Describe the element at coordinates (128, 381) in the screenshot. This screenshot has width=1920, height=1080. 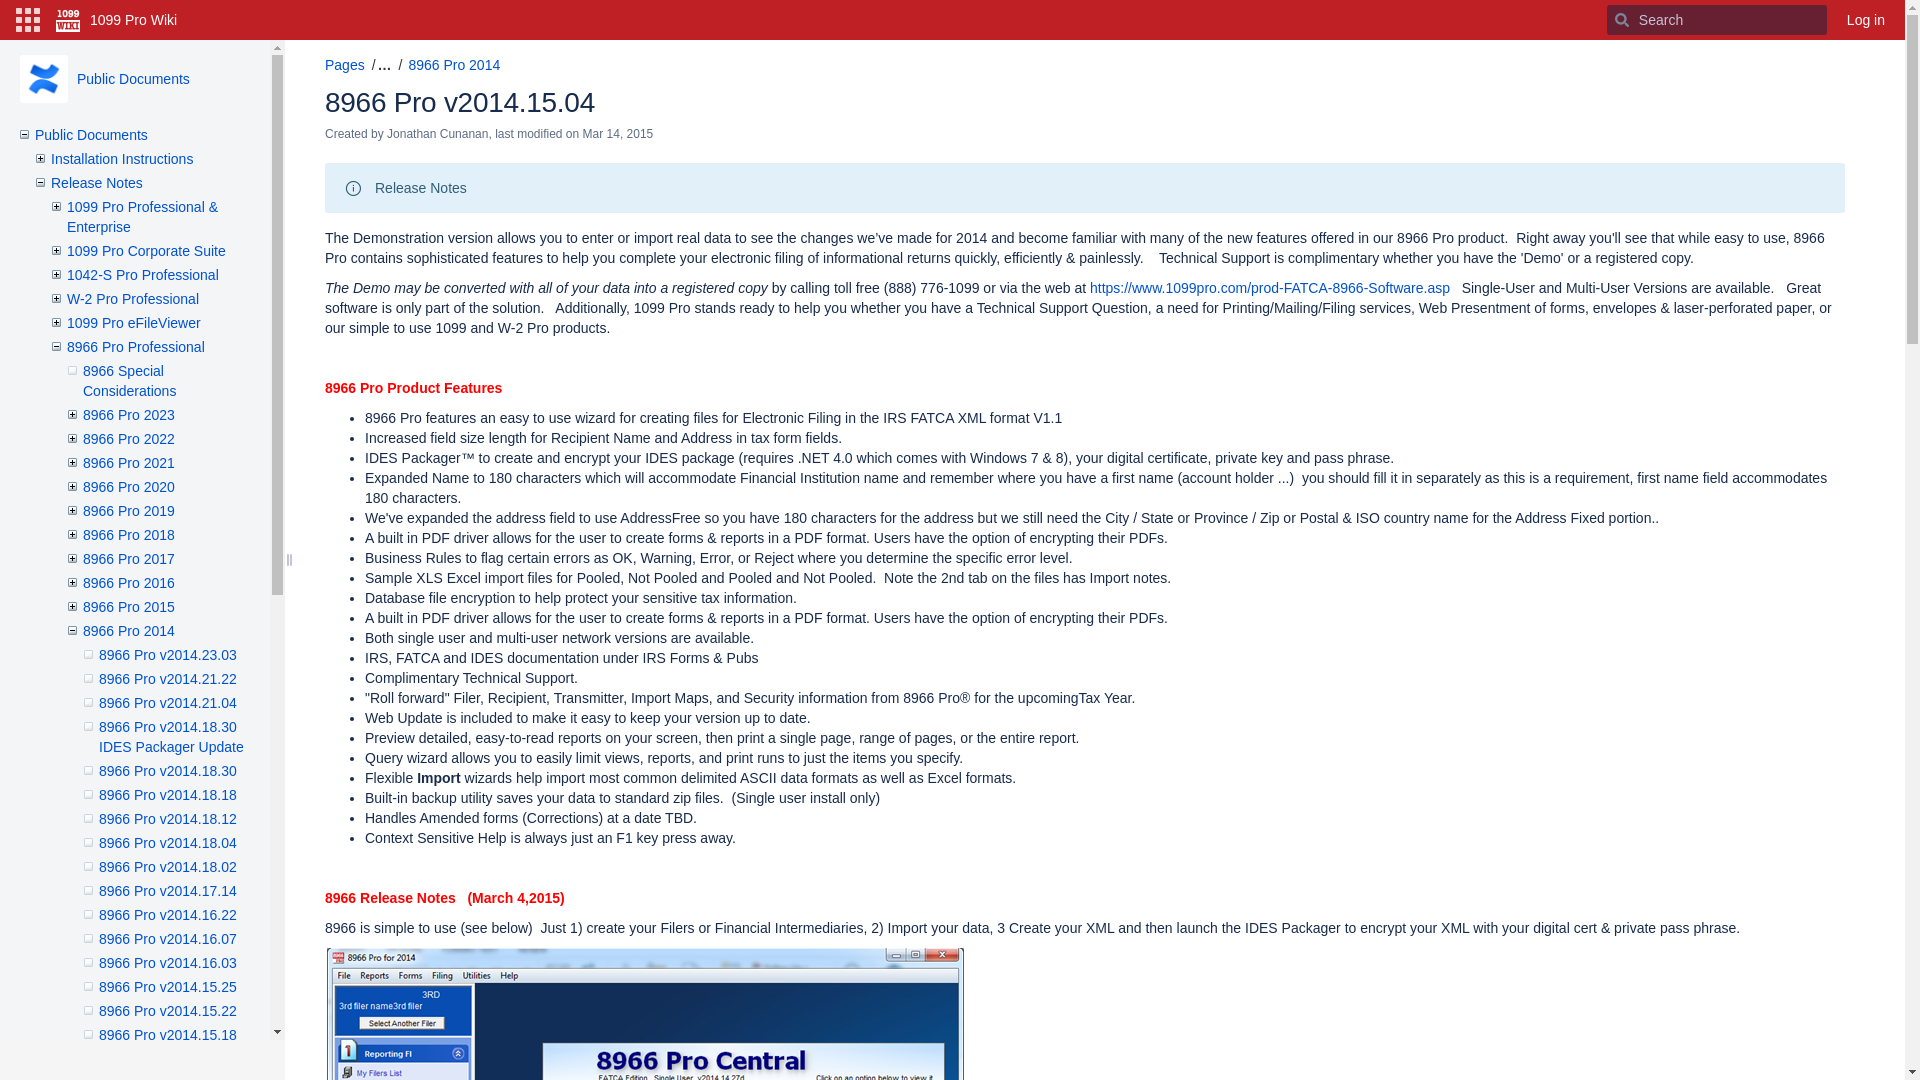
I see `'8966 Special Considerations'` at that location.